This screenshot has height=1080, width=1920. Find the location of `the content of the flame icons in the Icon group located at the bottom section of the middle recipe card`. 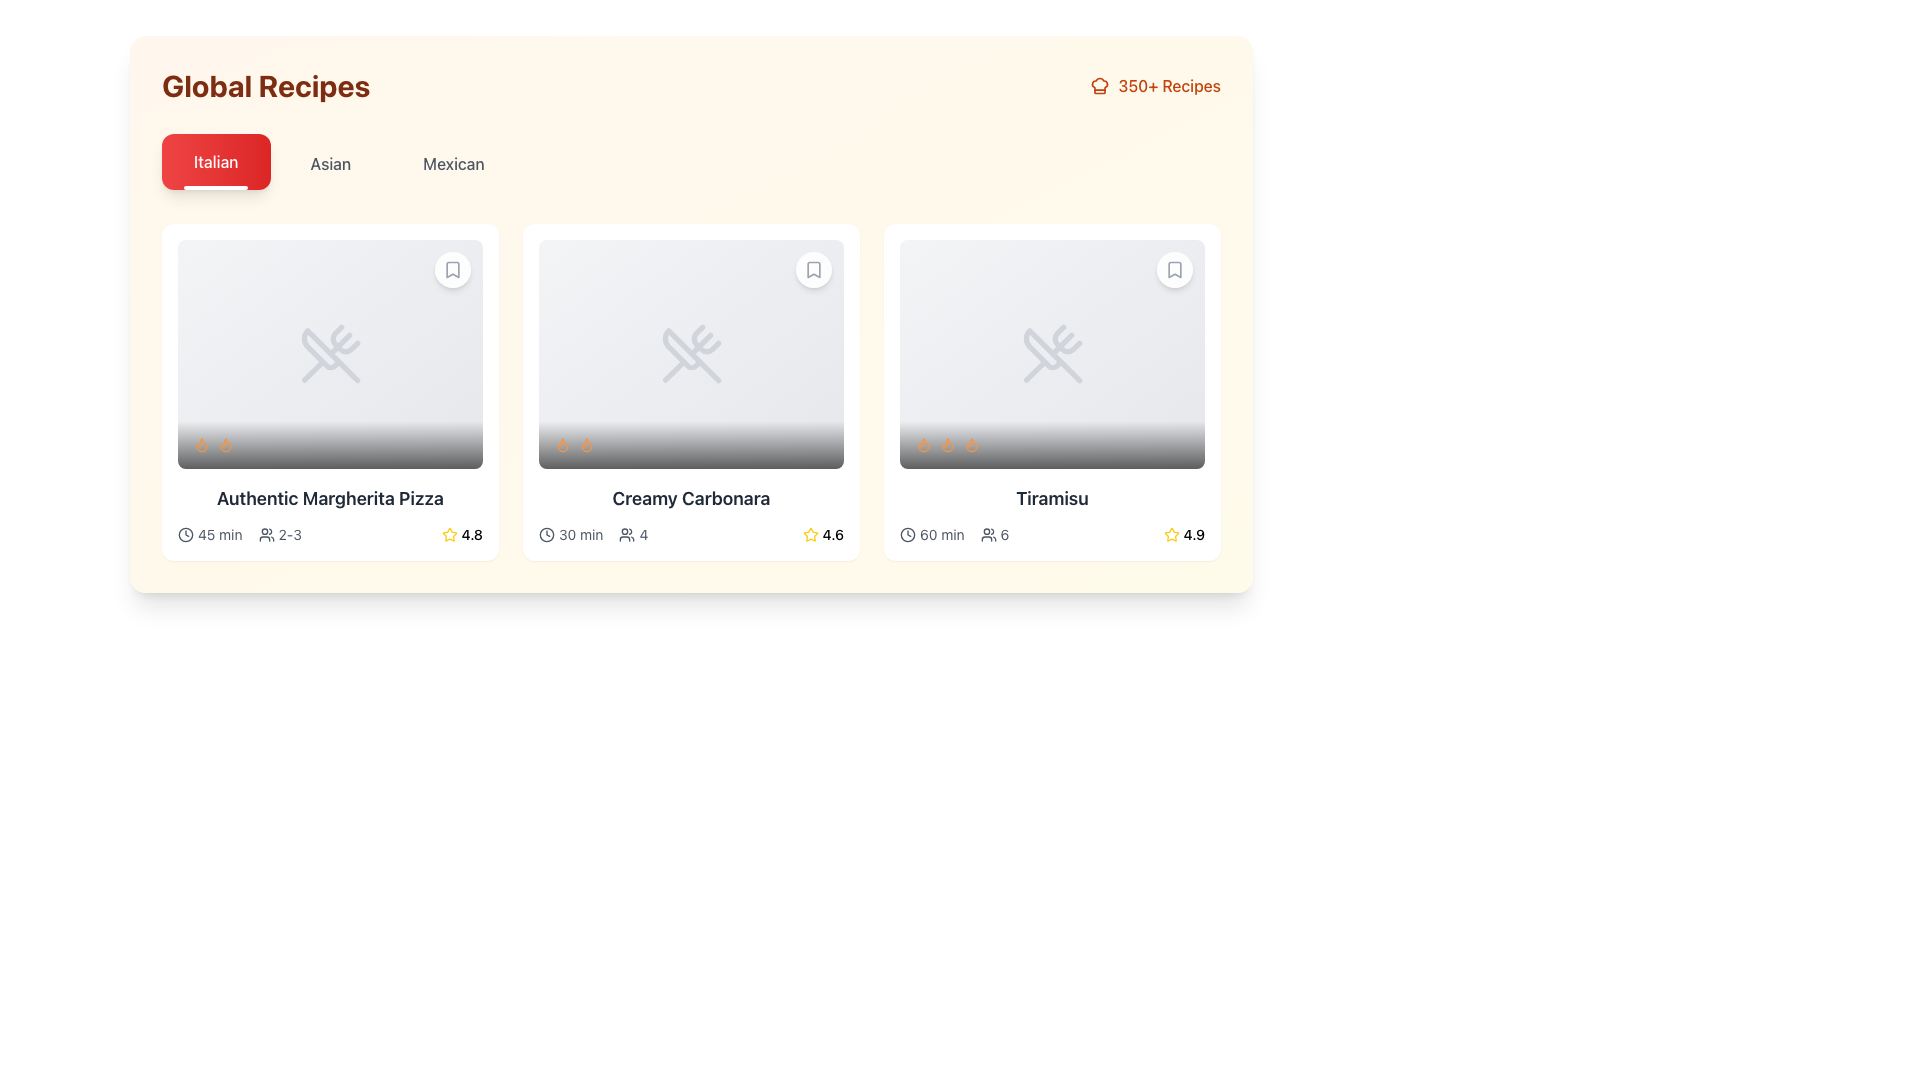

the content of the flame icons in the Icon group located at the bottom section of the middle recipe card is located at coordinates (691, 443).